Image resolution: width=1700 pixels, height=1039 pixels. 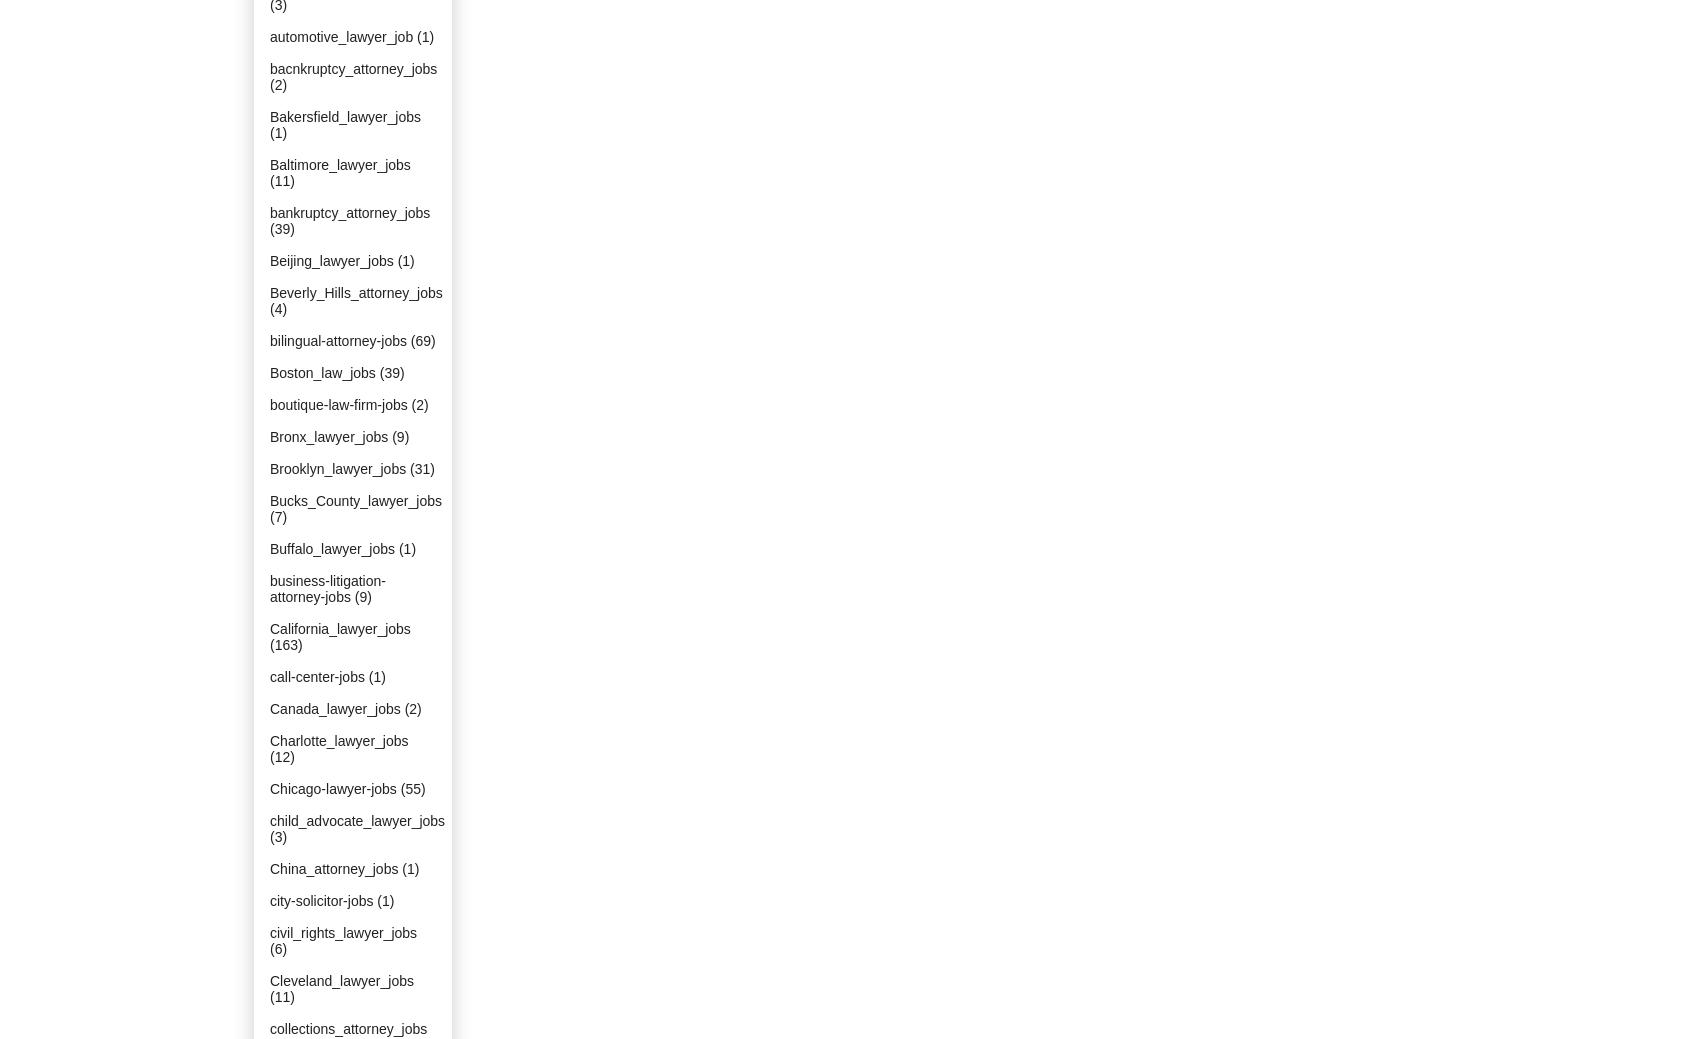 What do you see at coordinates (420, 468) in the screenshot?
I see `'(31)'` at bounding box center [420, 468].